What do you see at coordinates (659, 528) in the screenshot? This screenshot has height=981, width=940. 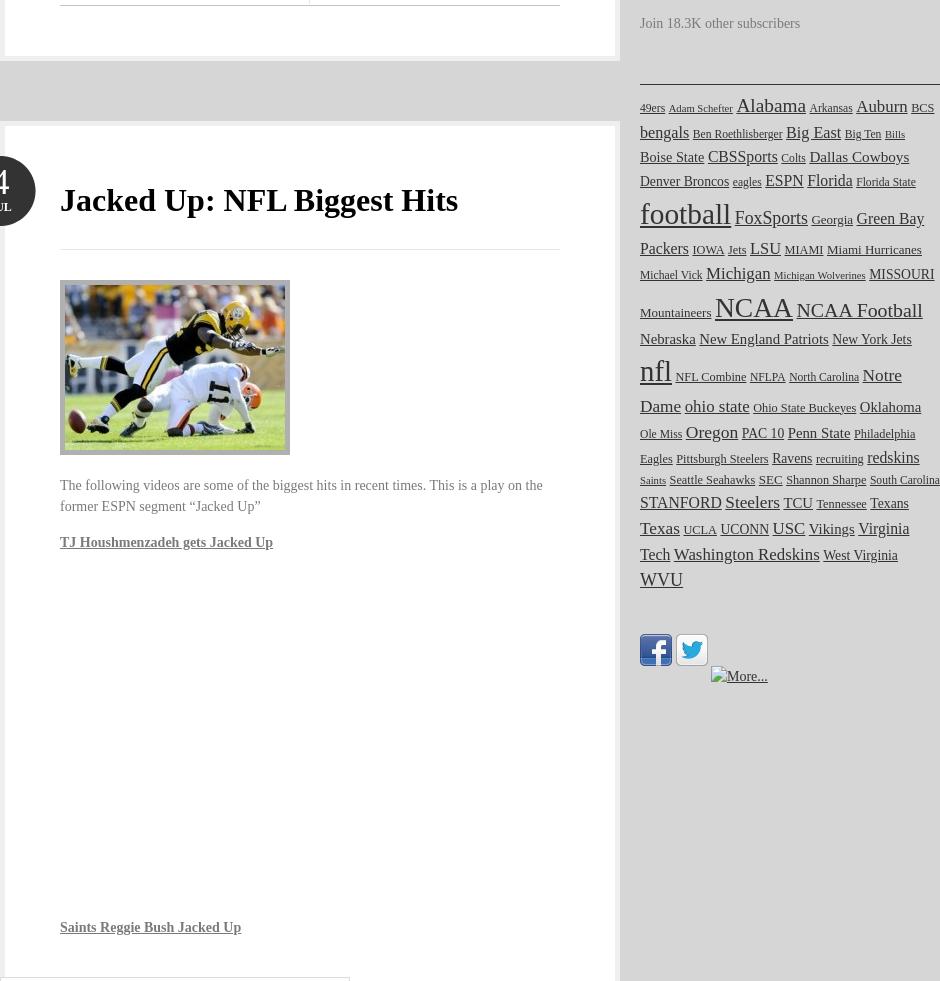 I see `'Texas'` at bounding box center [659, 528].